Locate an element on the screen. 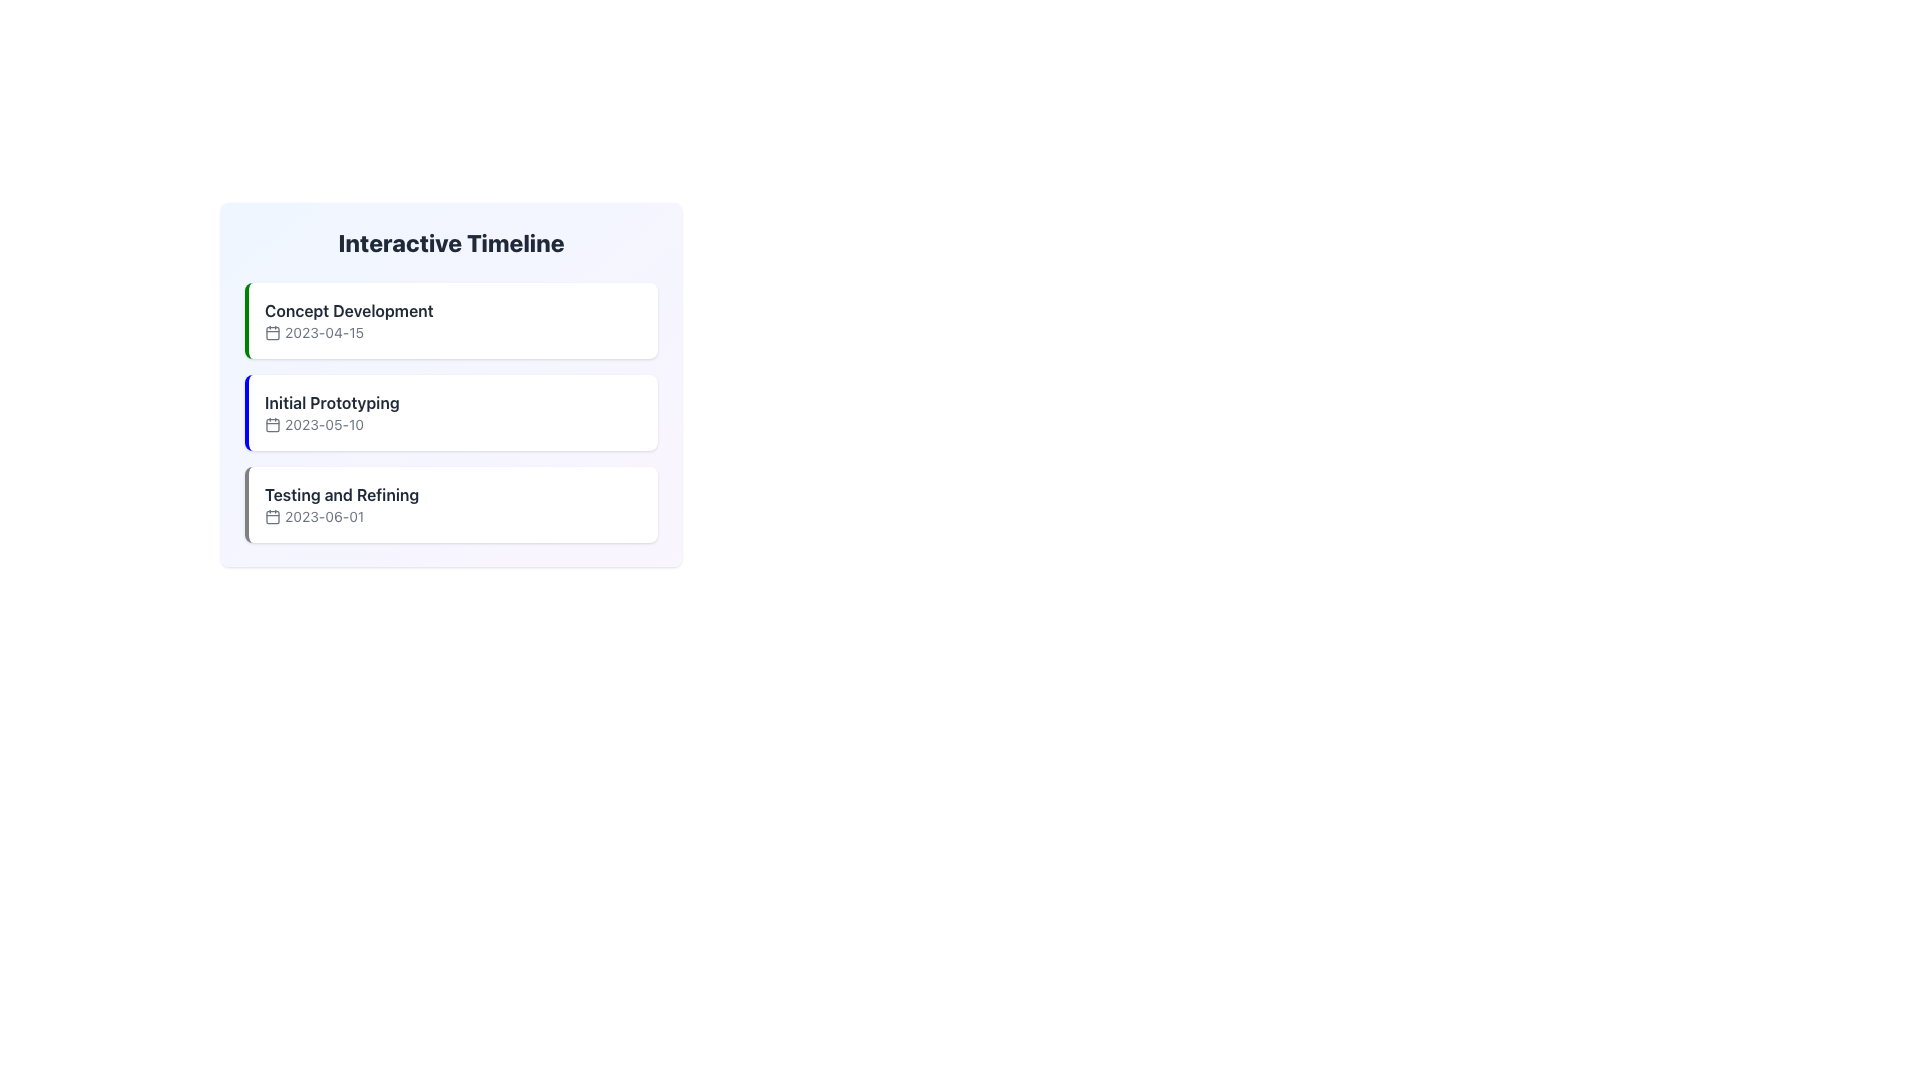  date information displayed in the small gray font labeled '2023-06-01', which is preceded by a gray calendar icon and located under the 'Testing and Refining' entry is located at coordinates (342, 515).